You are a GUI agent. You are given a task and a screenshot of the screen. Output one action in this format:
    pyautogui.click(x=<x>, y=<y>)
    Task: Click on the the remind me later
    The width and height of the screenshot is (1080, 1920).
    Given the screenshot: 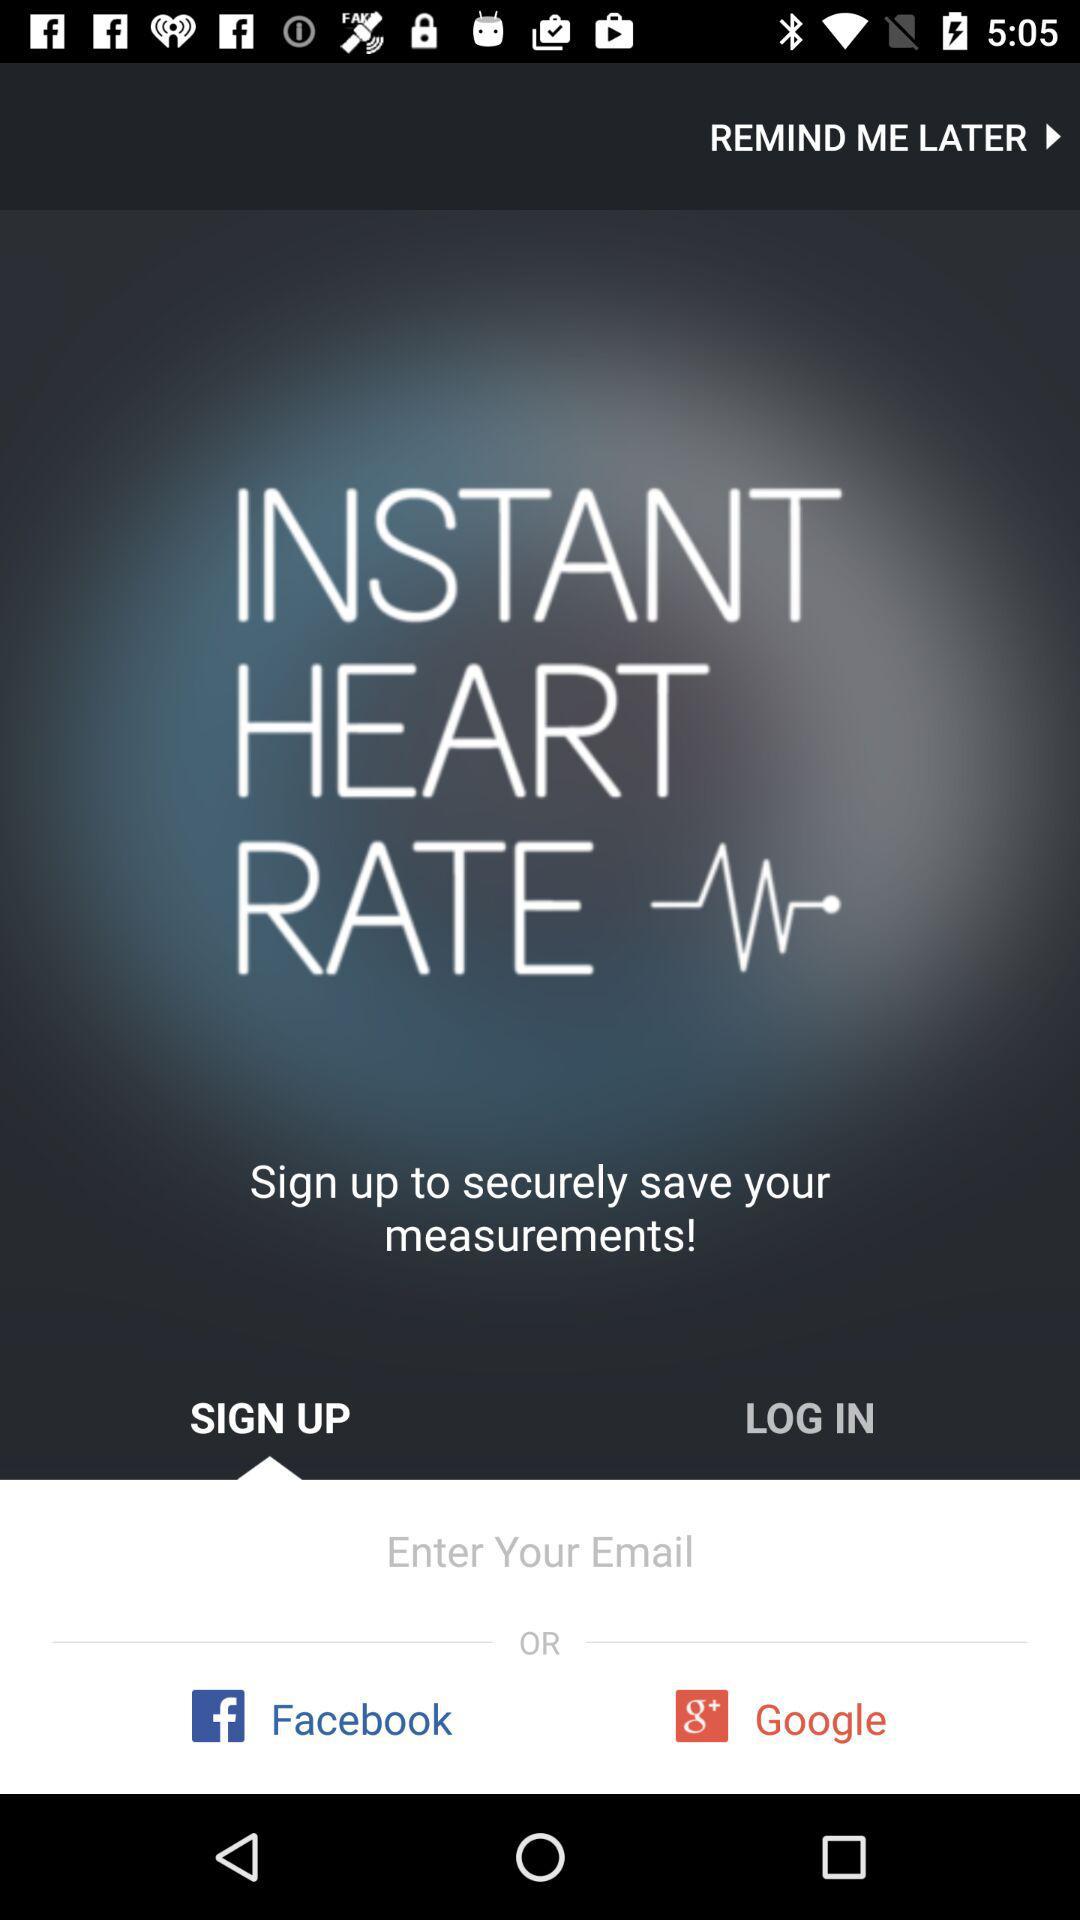 What is the action you would take?
    pyautogui.click(x=893, y=135)
    